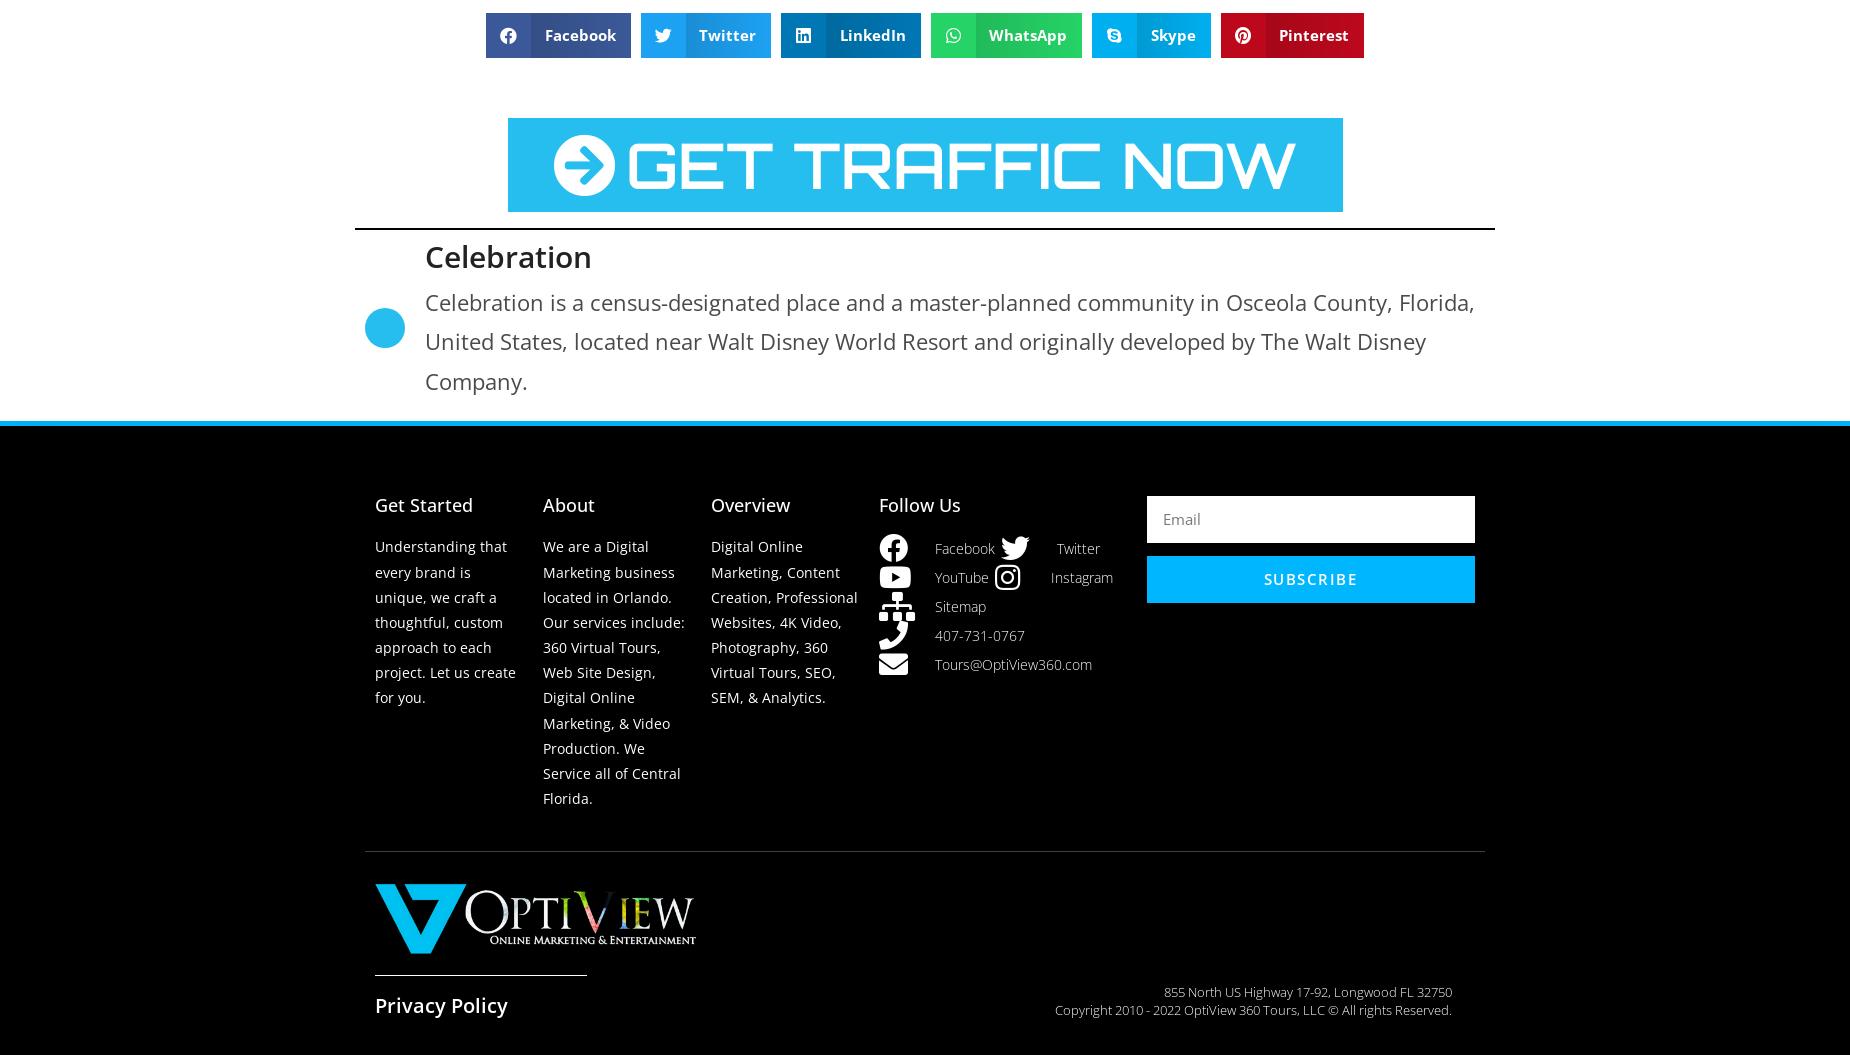  I want to click on 'Copyright 2010 - 2022 OptiView 360 Tours, LLC © All rights Reserved.', so click(1252, 1008).